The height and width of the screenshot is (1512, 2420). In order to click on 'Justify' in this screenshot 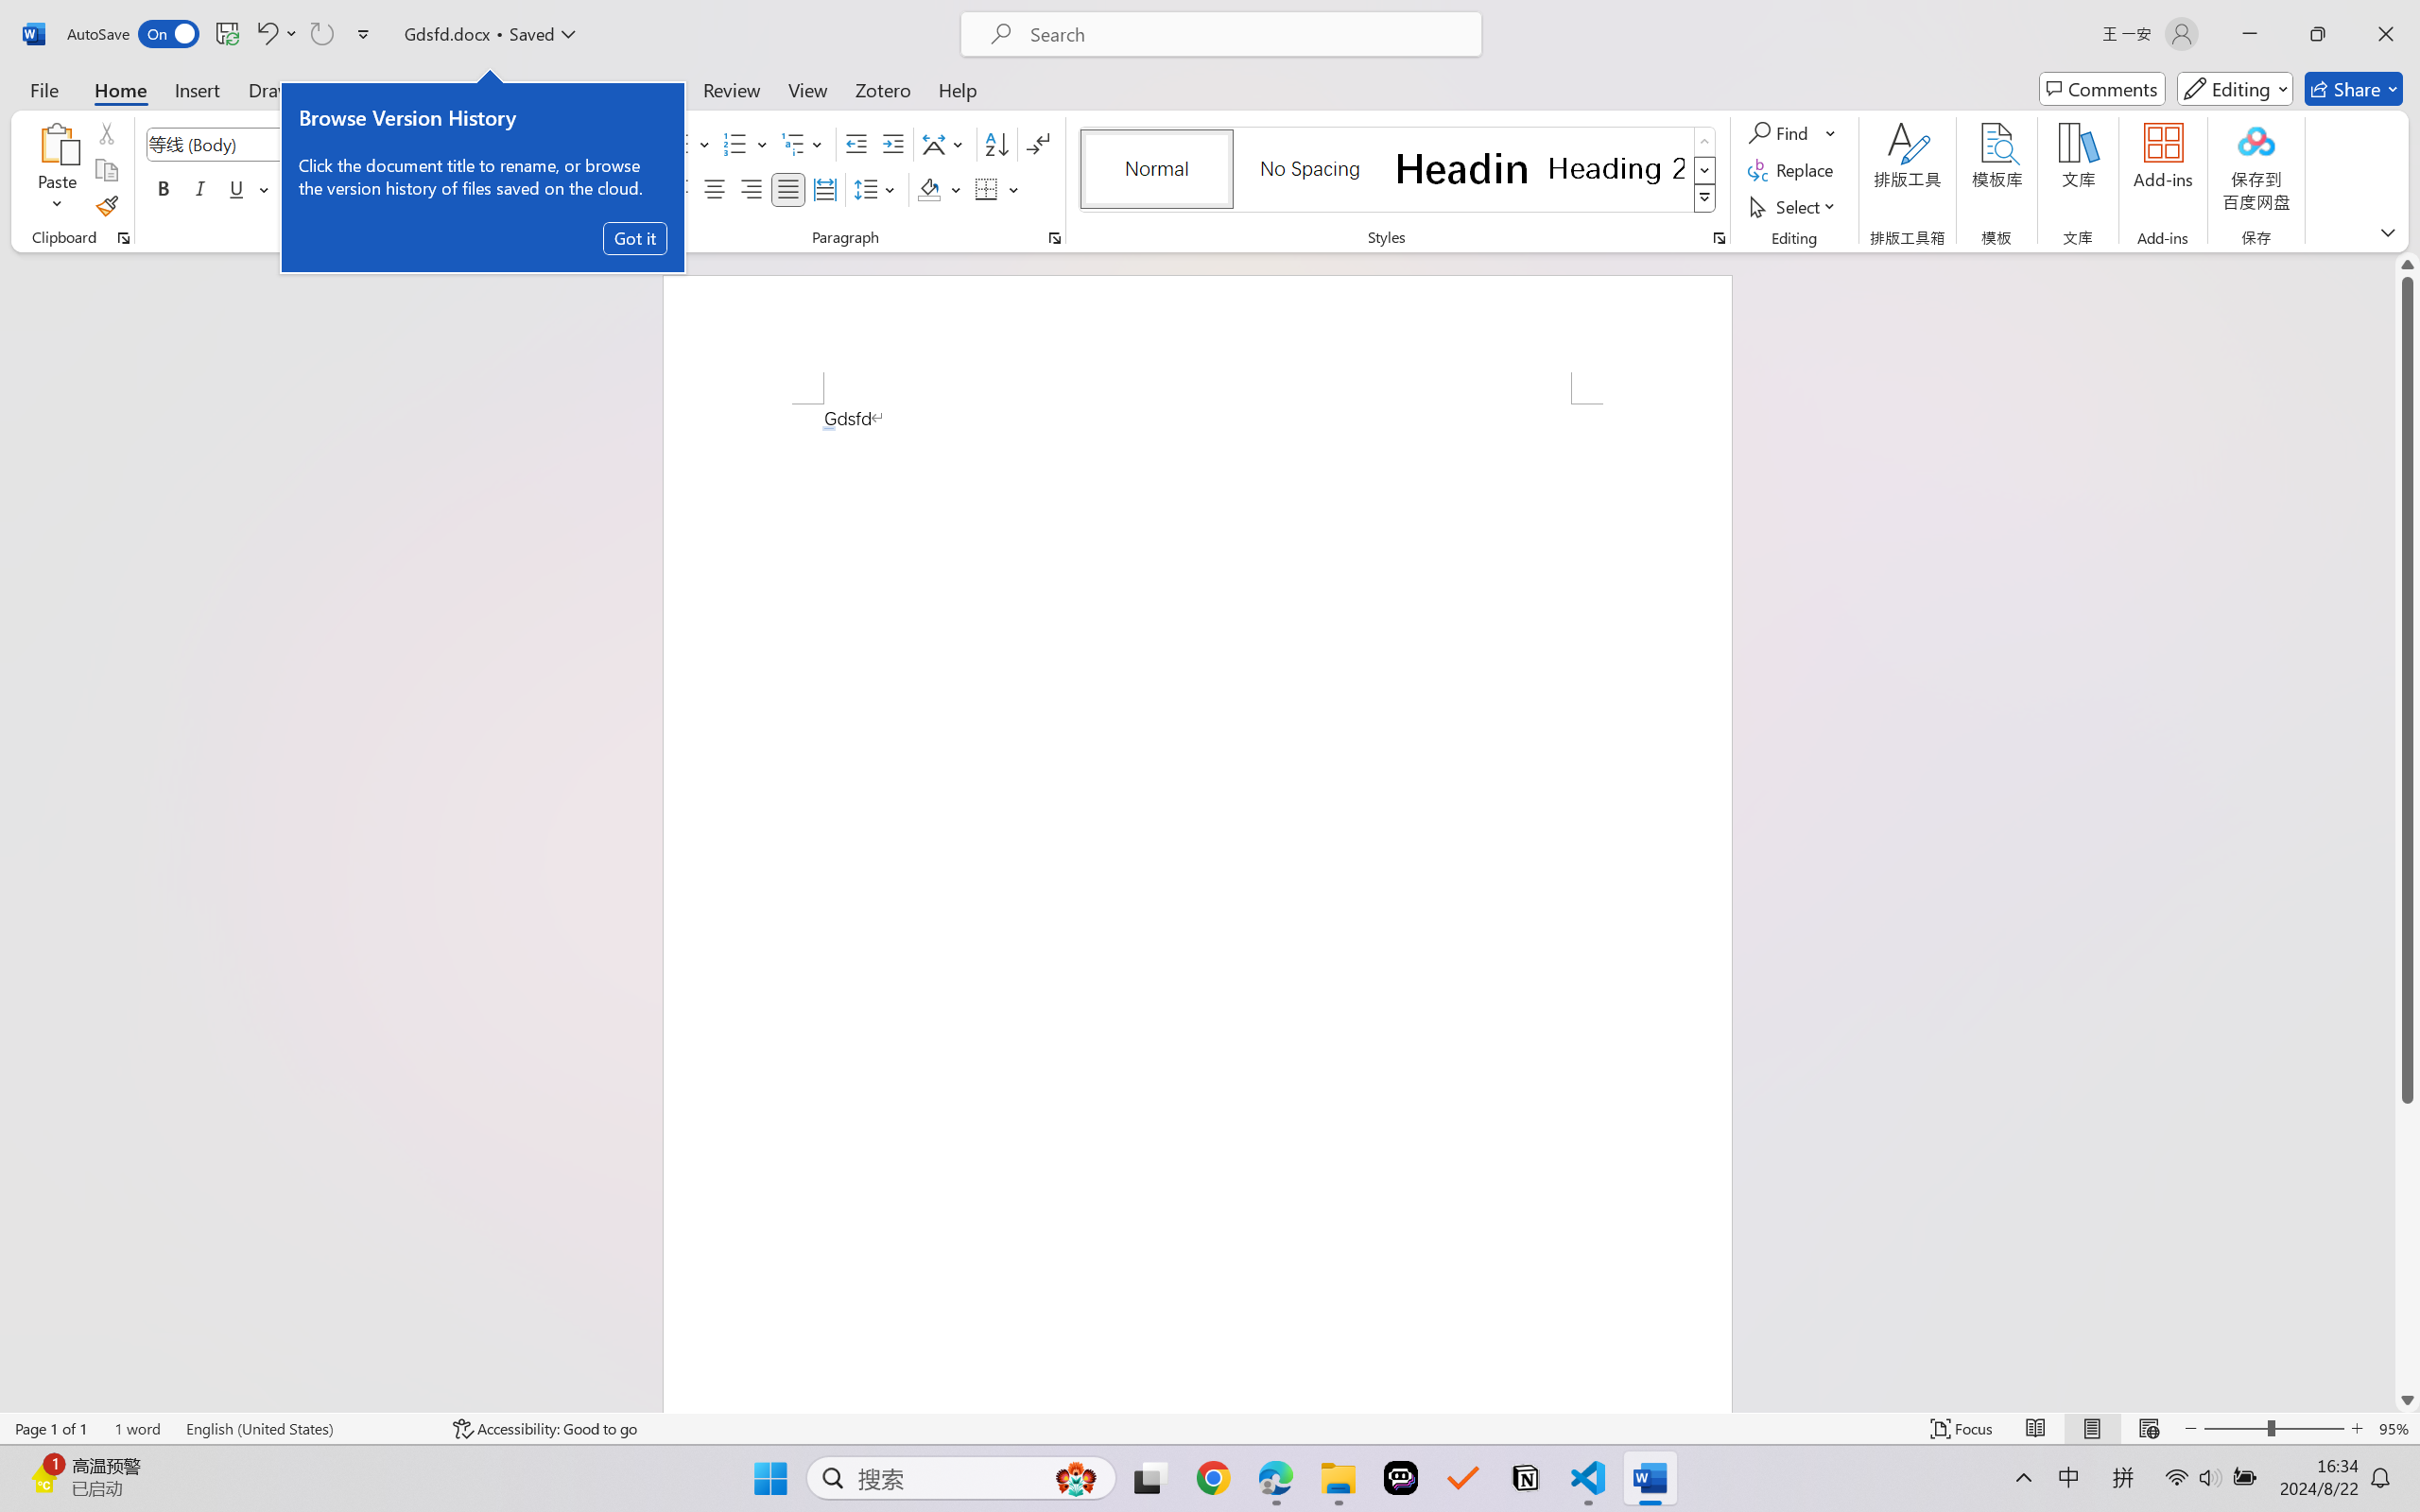, I will do `click(787, 188)`.